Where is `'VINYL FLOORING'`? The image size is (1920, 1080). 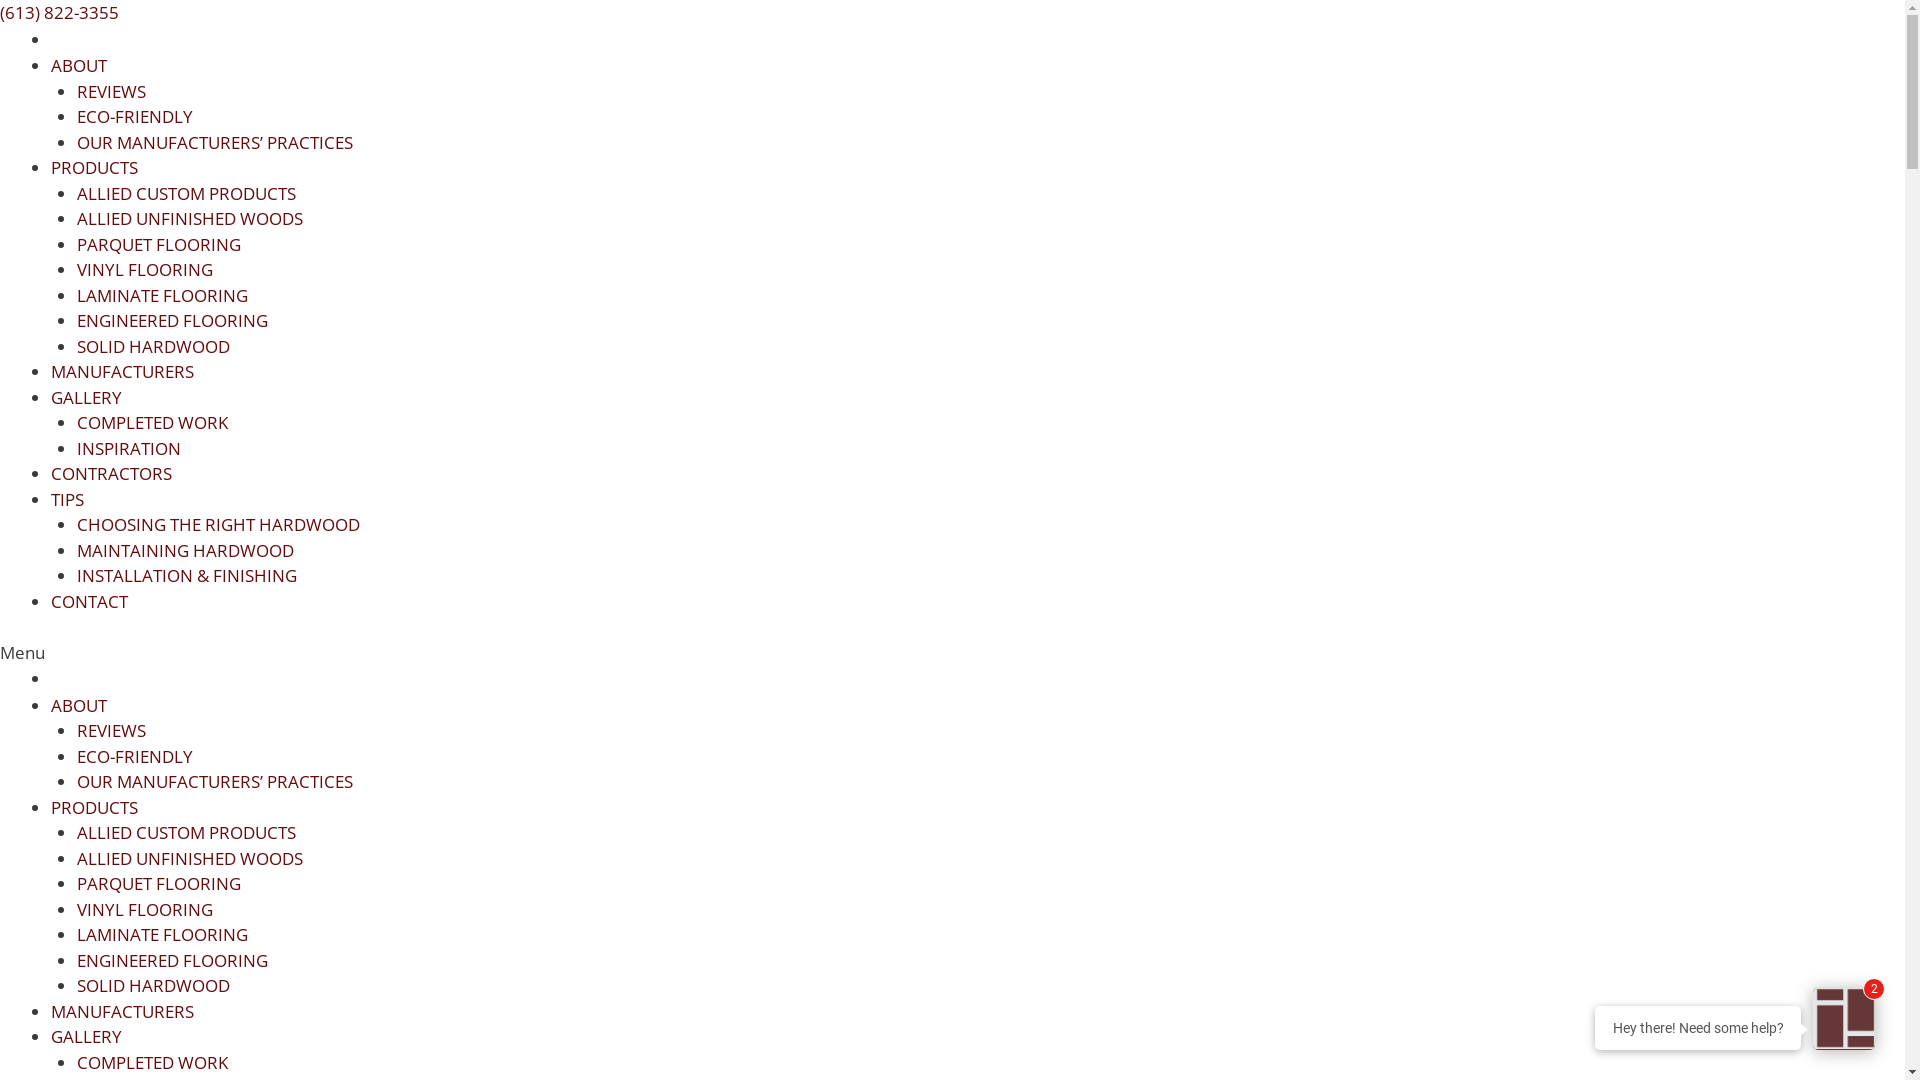
'VINYL FLOORING' is located at coordinates (143, 268).